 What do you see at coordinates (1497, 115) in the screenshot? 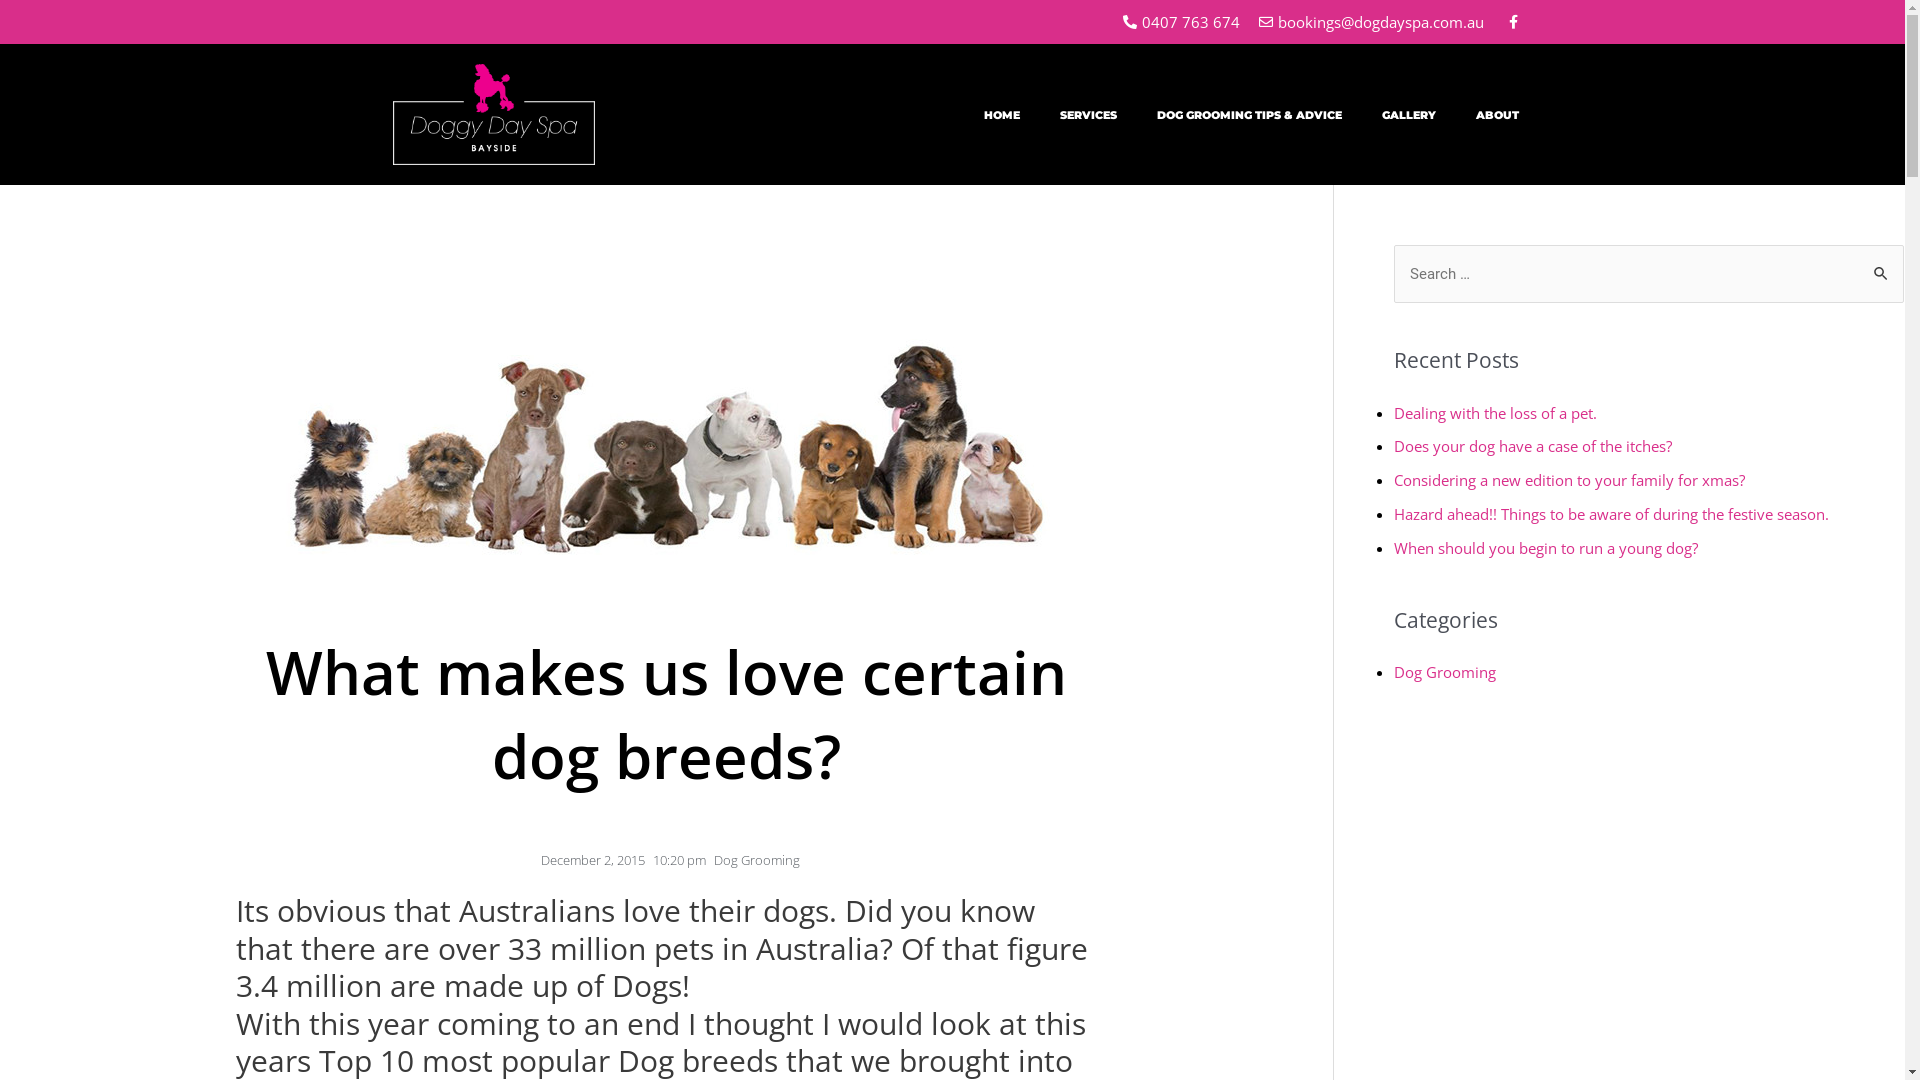
I see `'ABOUT'` at bounding box center [1497, 115].